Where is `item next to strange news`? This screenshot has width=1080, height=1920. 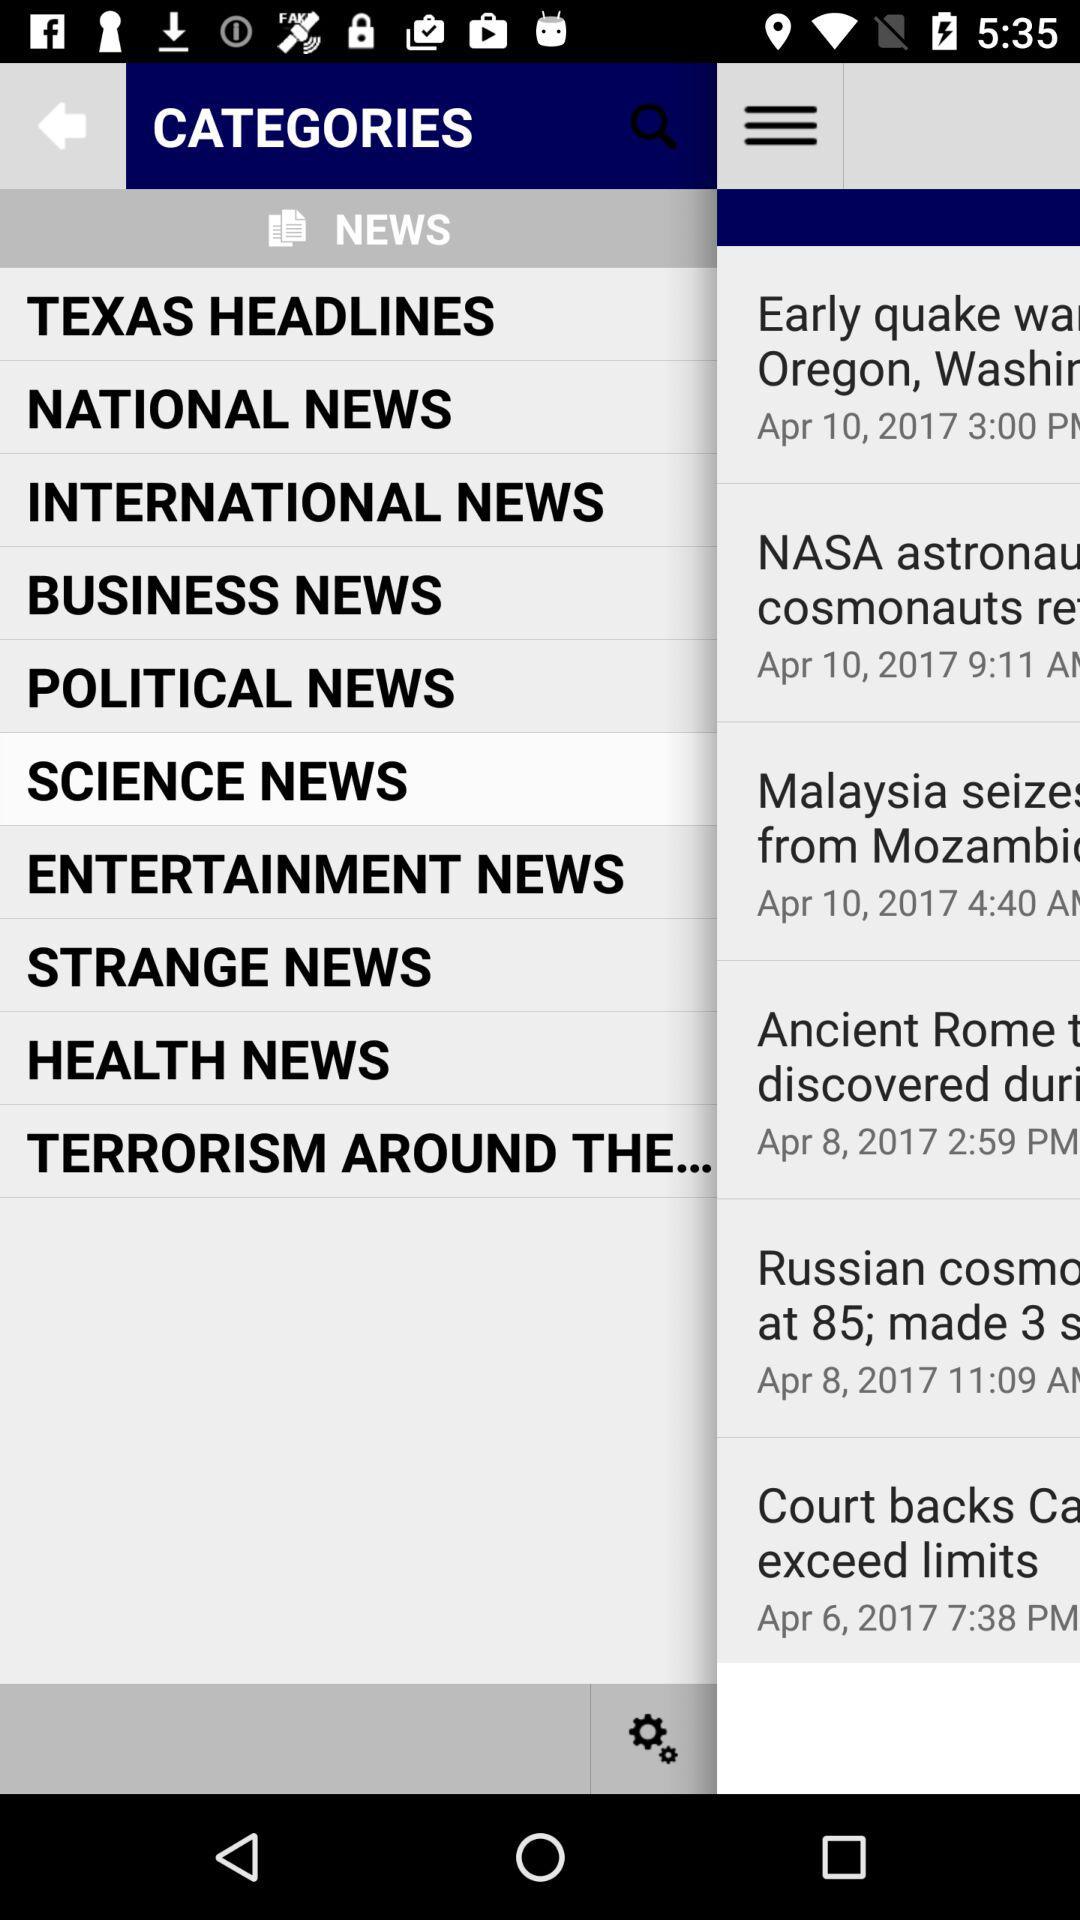
item next to strange news is located at coordinates (897, 960).